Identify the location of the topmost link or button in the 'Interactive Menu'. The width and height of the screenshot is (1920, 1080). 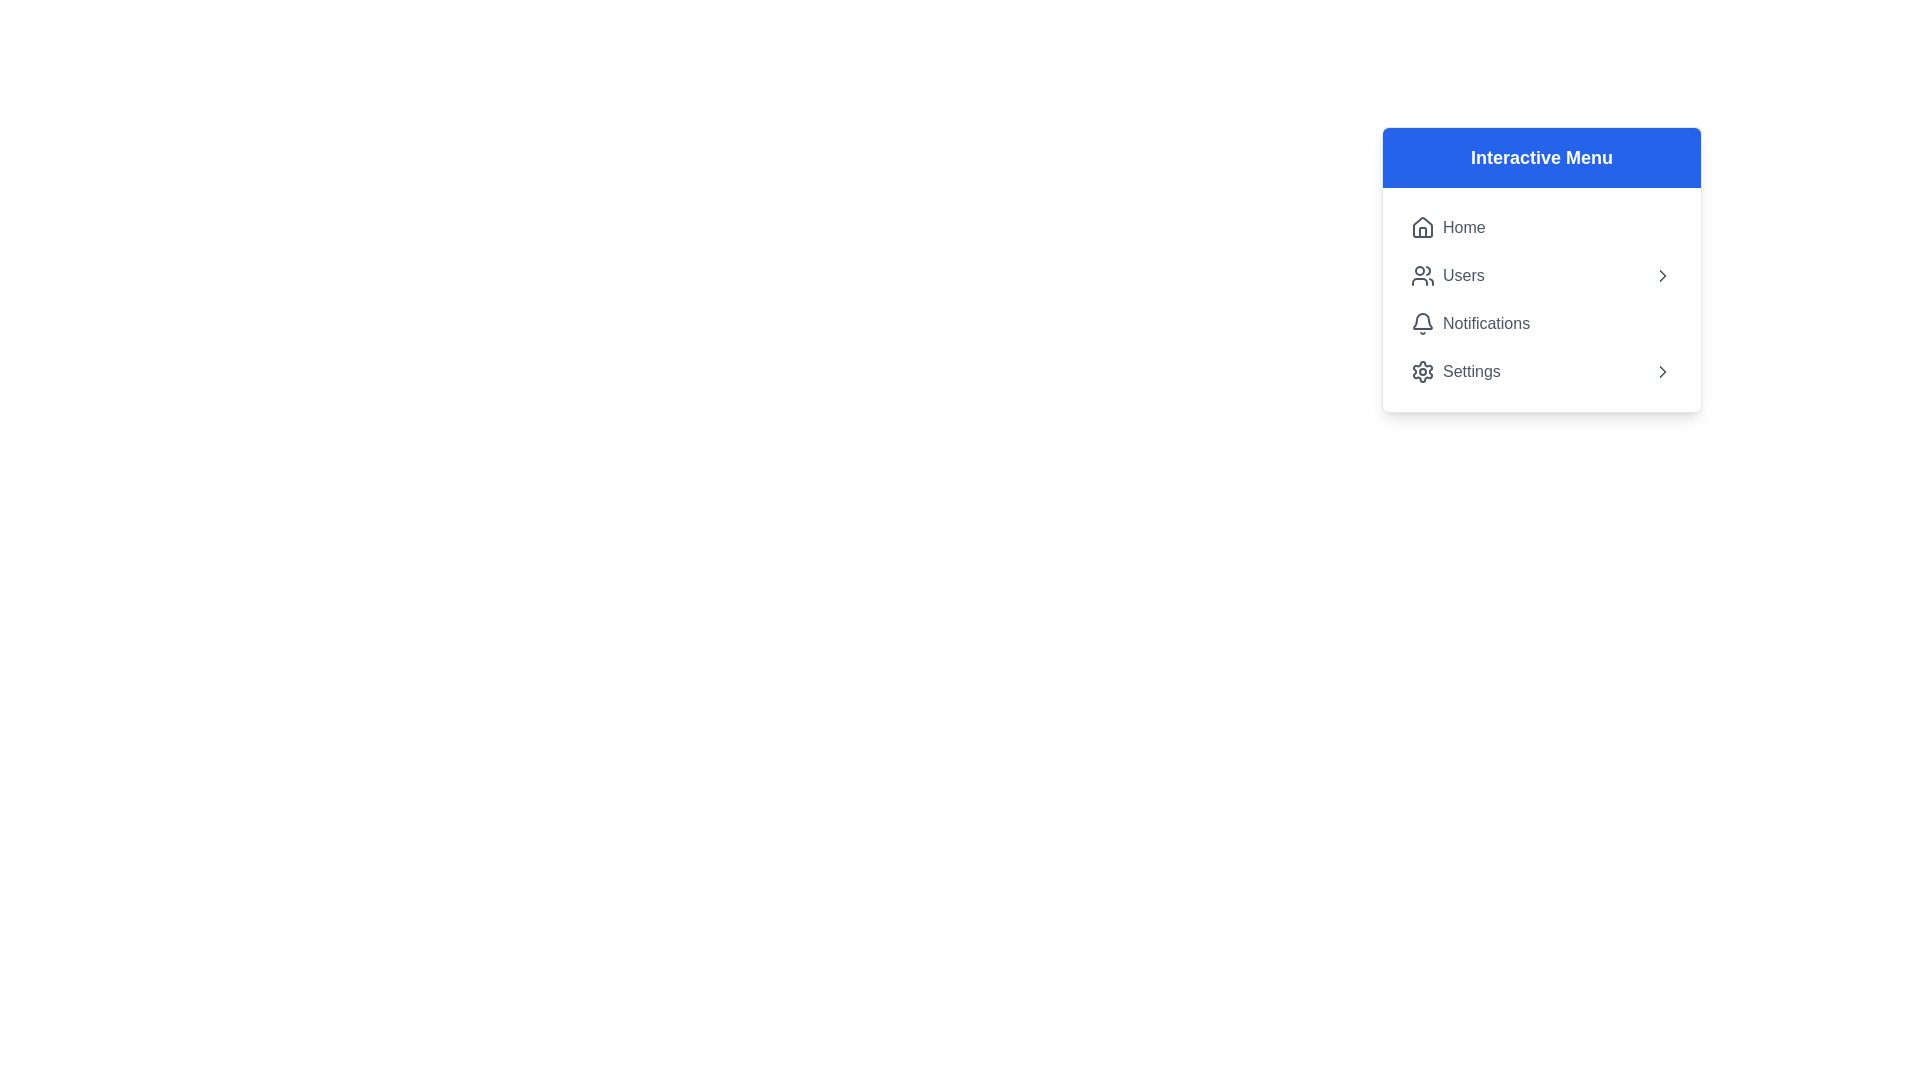
(1448, 226).